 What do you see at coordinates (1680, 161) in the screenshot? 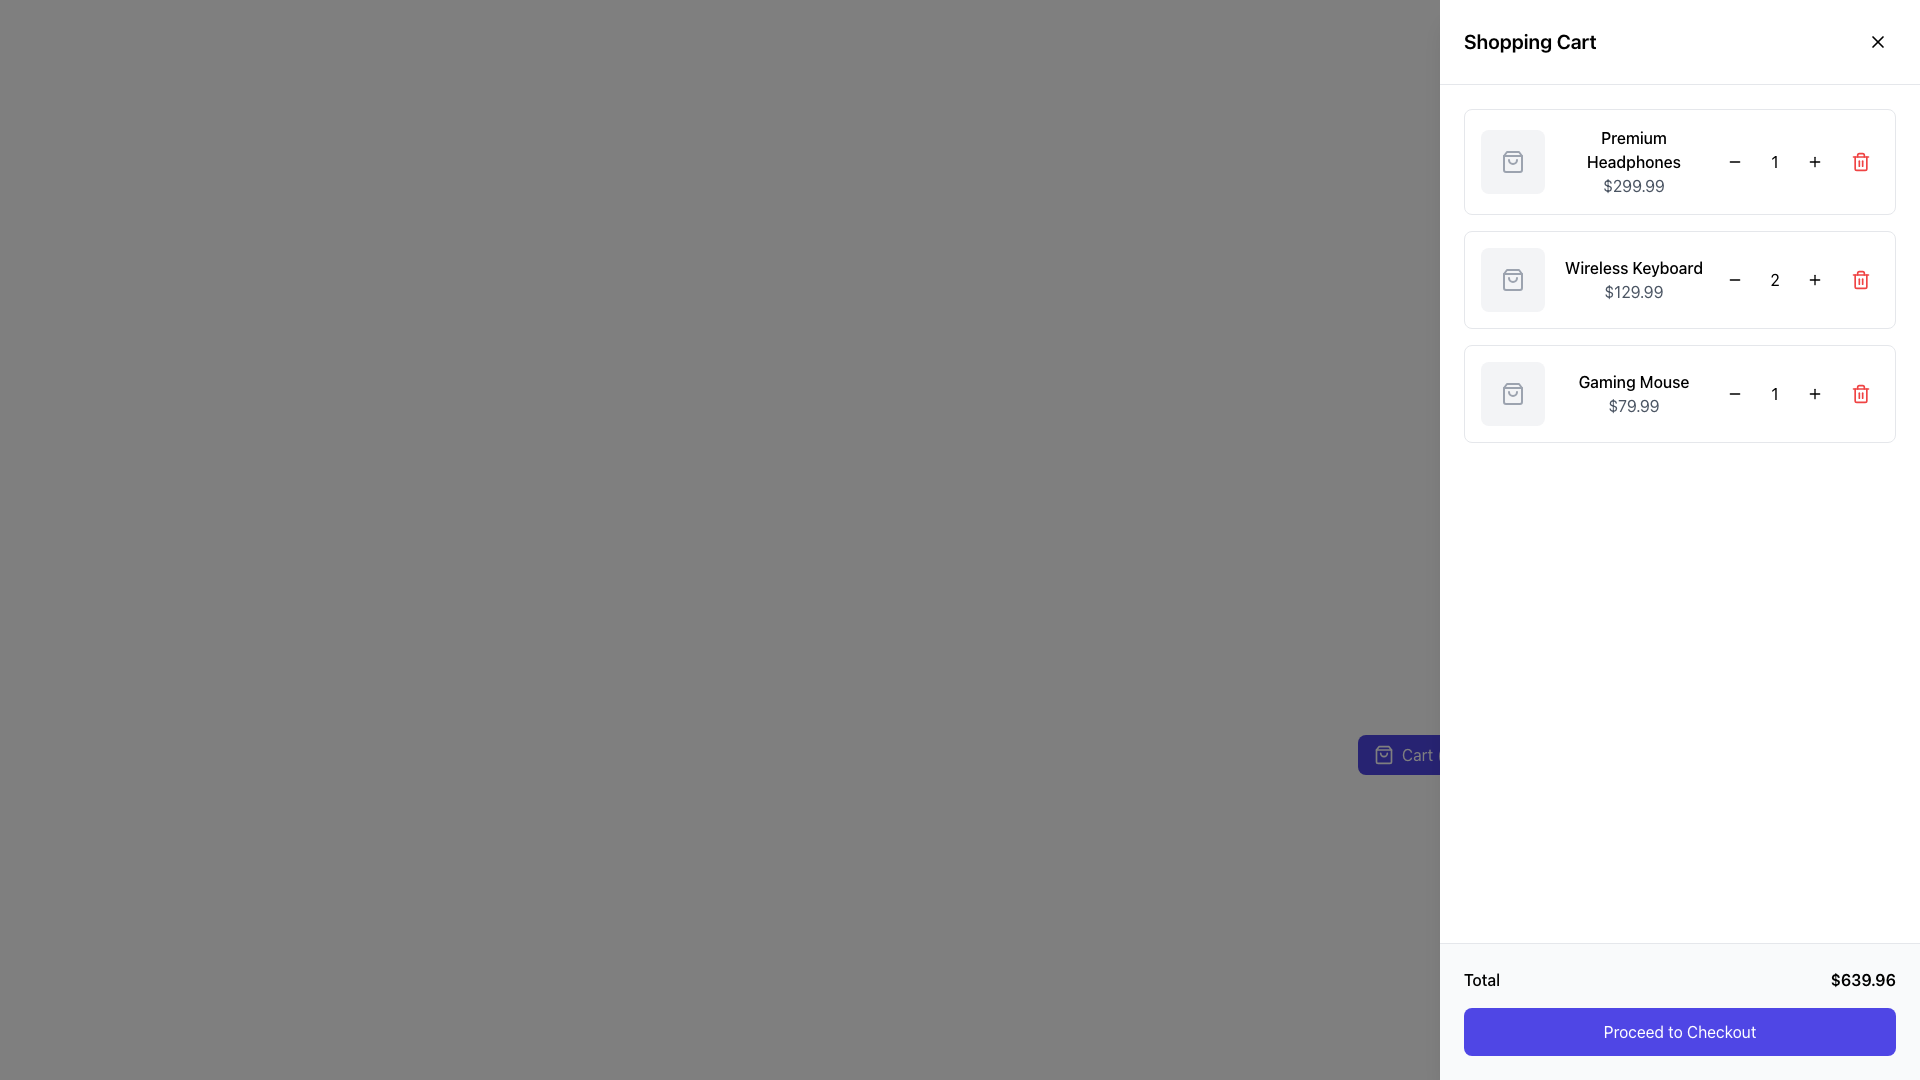
I see `the first item card in the shopping cart, which provides an overview of a single product including its name and price` at bounding box center [1680, 161].